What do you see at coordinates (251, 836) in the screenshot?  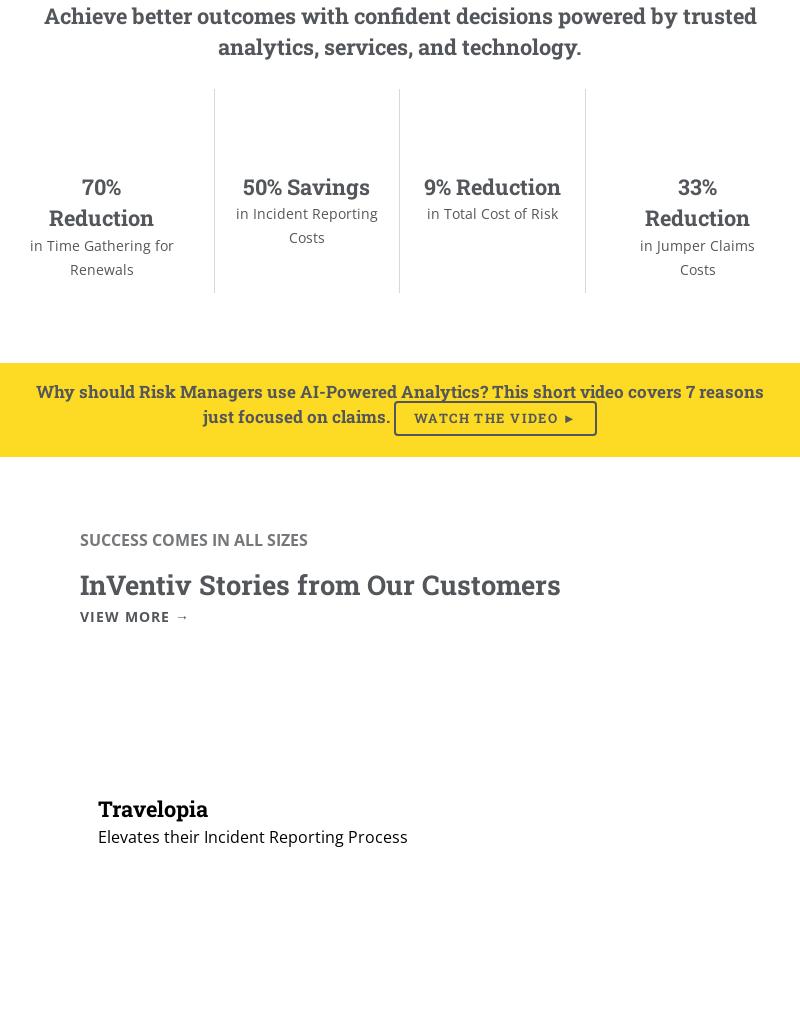 I see `'Elevates their Incident Reporting Process'` at bounding box center [251, 836].